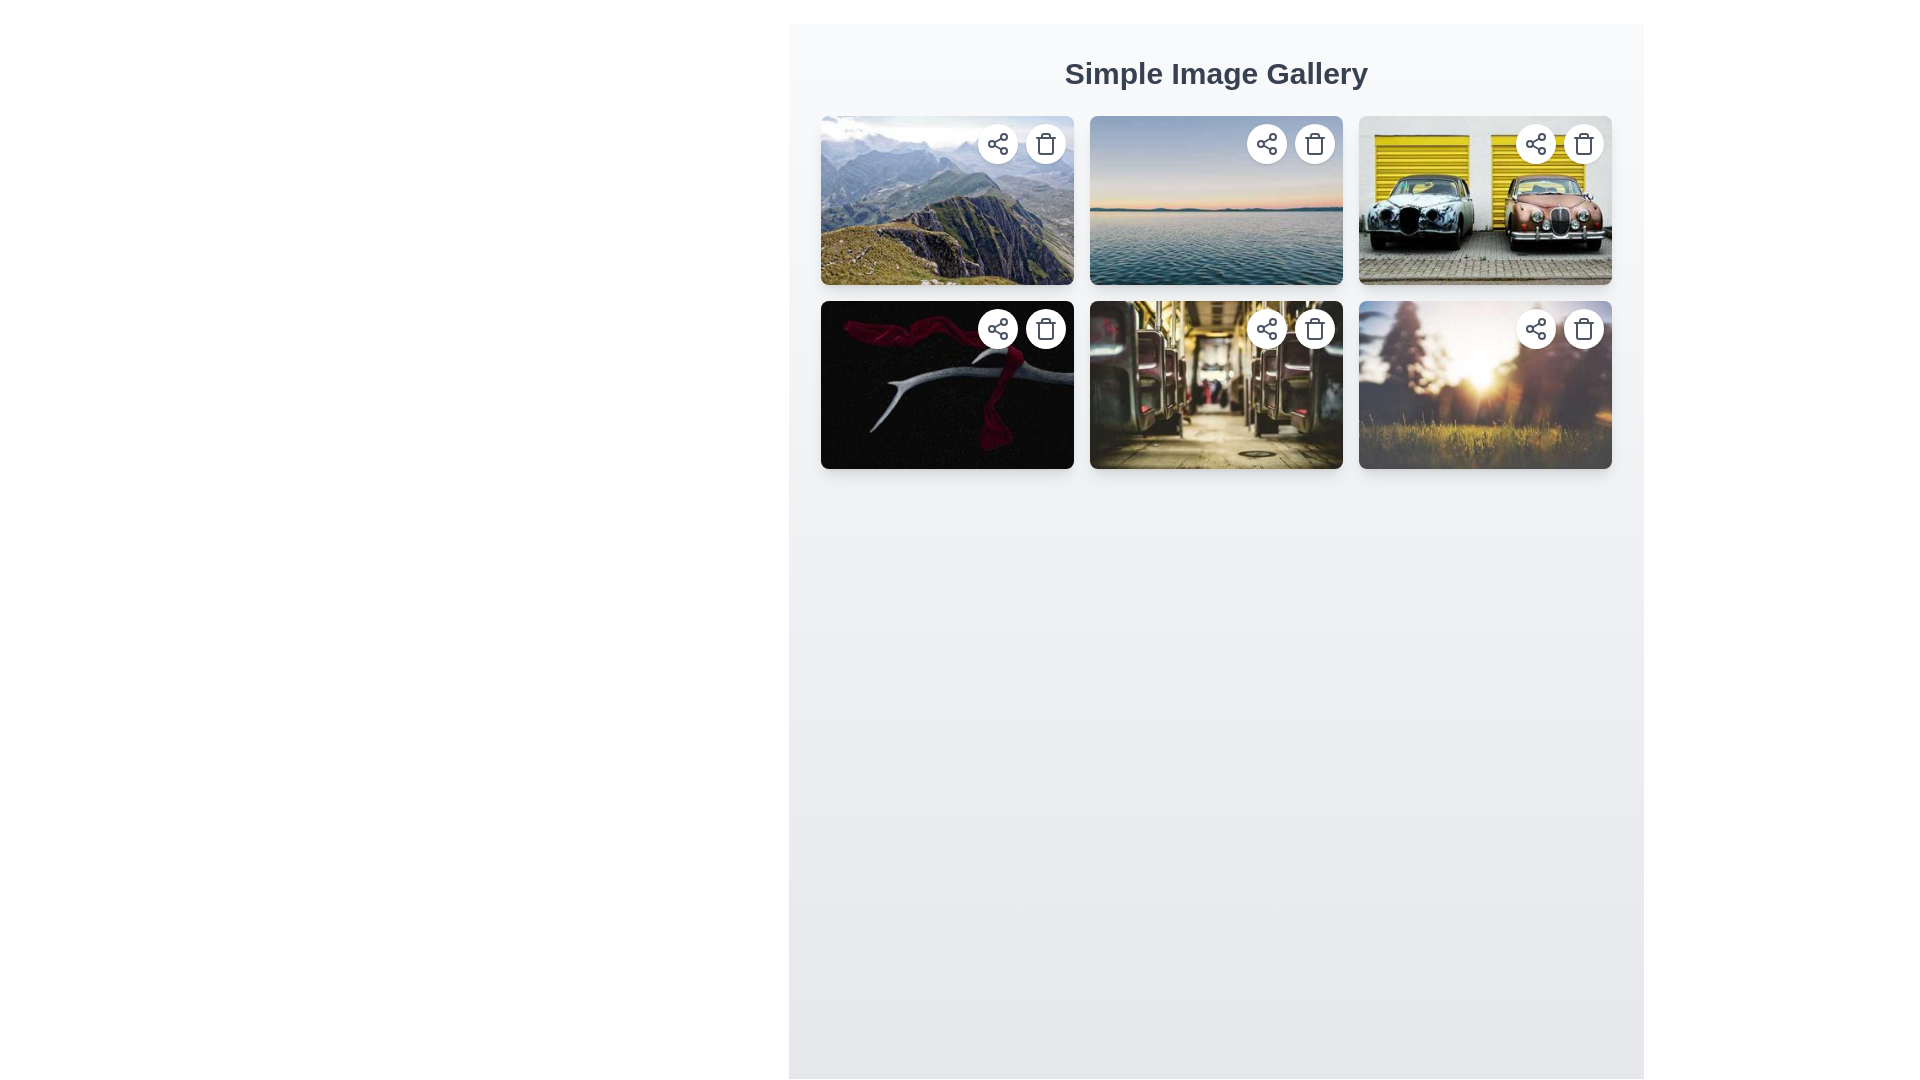 The image size is (1920, 1080). Describe the element at coordinates (1045, 326) in the screenshot. I see `the delete icon button located on the bottom row of images in the second card` at that location.